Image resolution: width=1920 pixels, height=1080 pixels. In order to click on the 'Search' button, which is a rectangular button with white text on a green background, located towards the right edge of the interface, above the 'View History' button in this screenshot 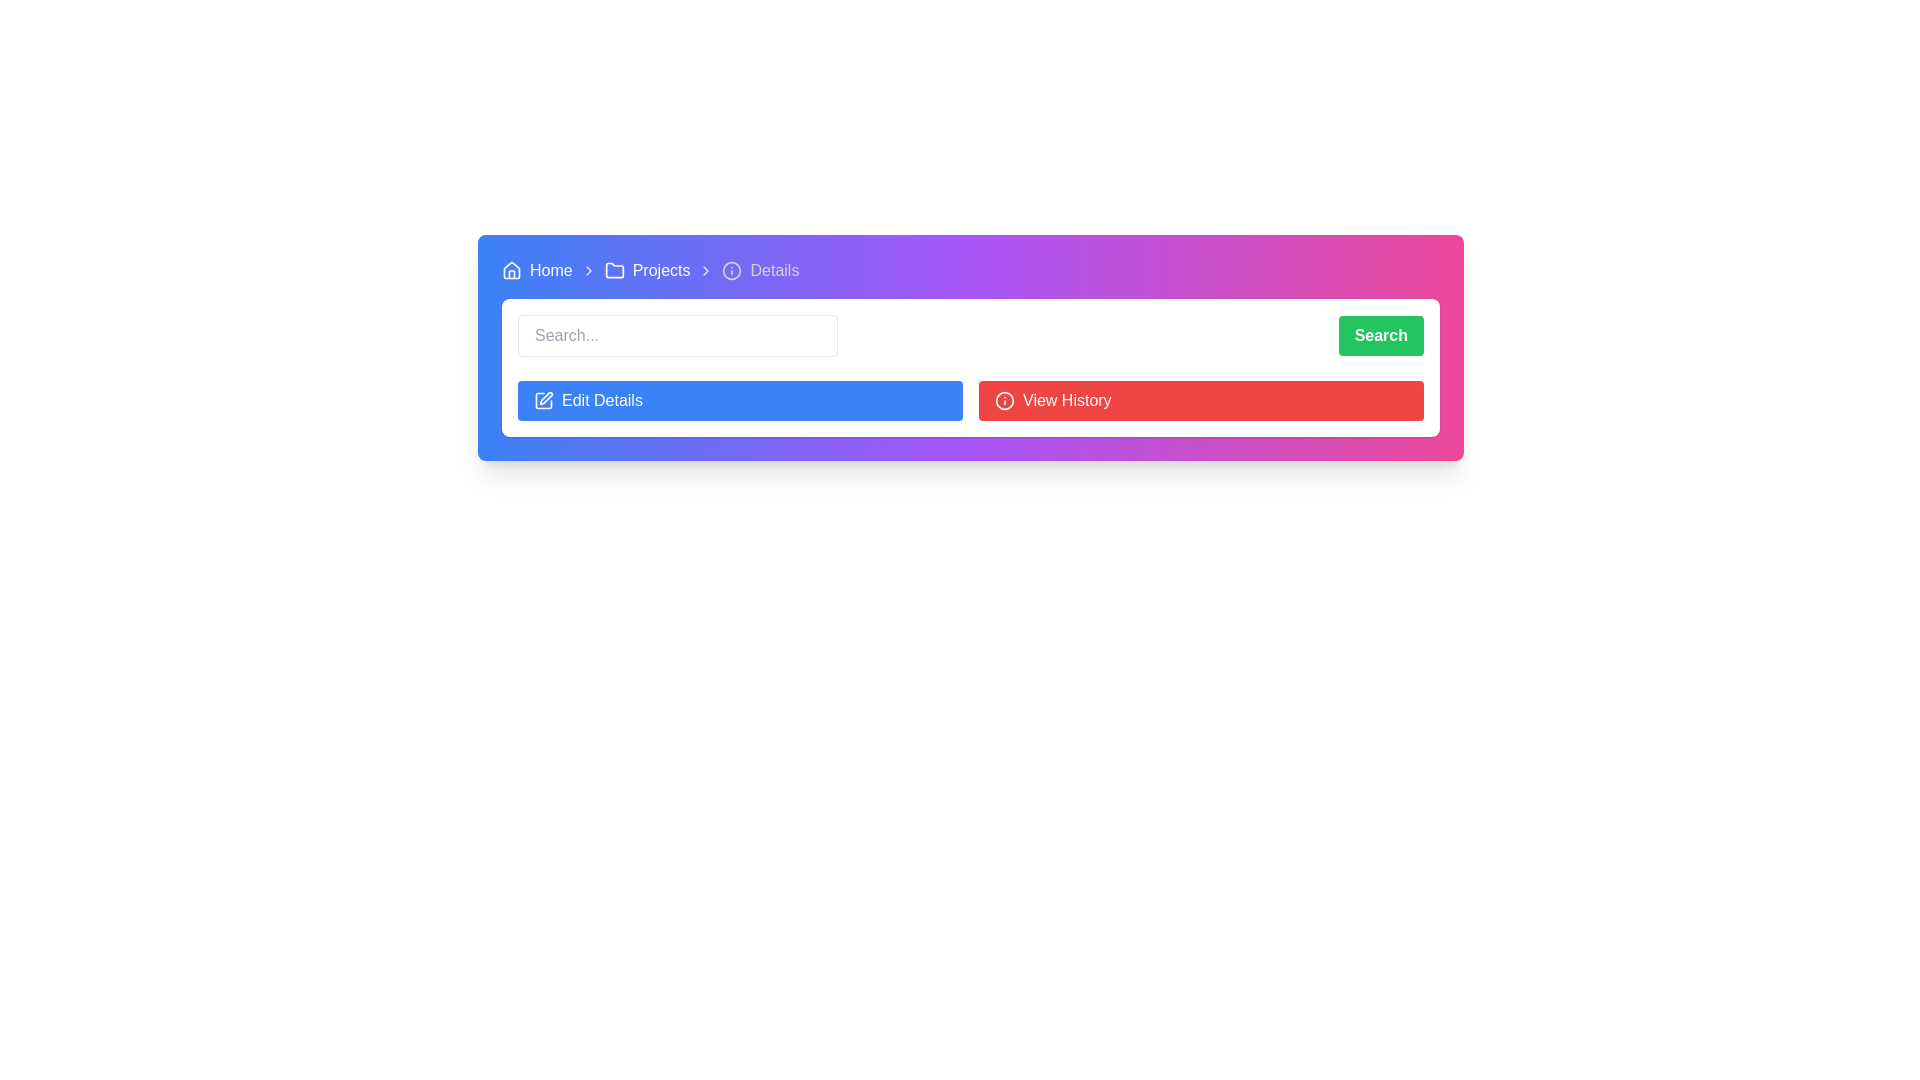, I will do `click(1380, 334)`.